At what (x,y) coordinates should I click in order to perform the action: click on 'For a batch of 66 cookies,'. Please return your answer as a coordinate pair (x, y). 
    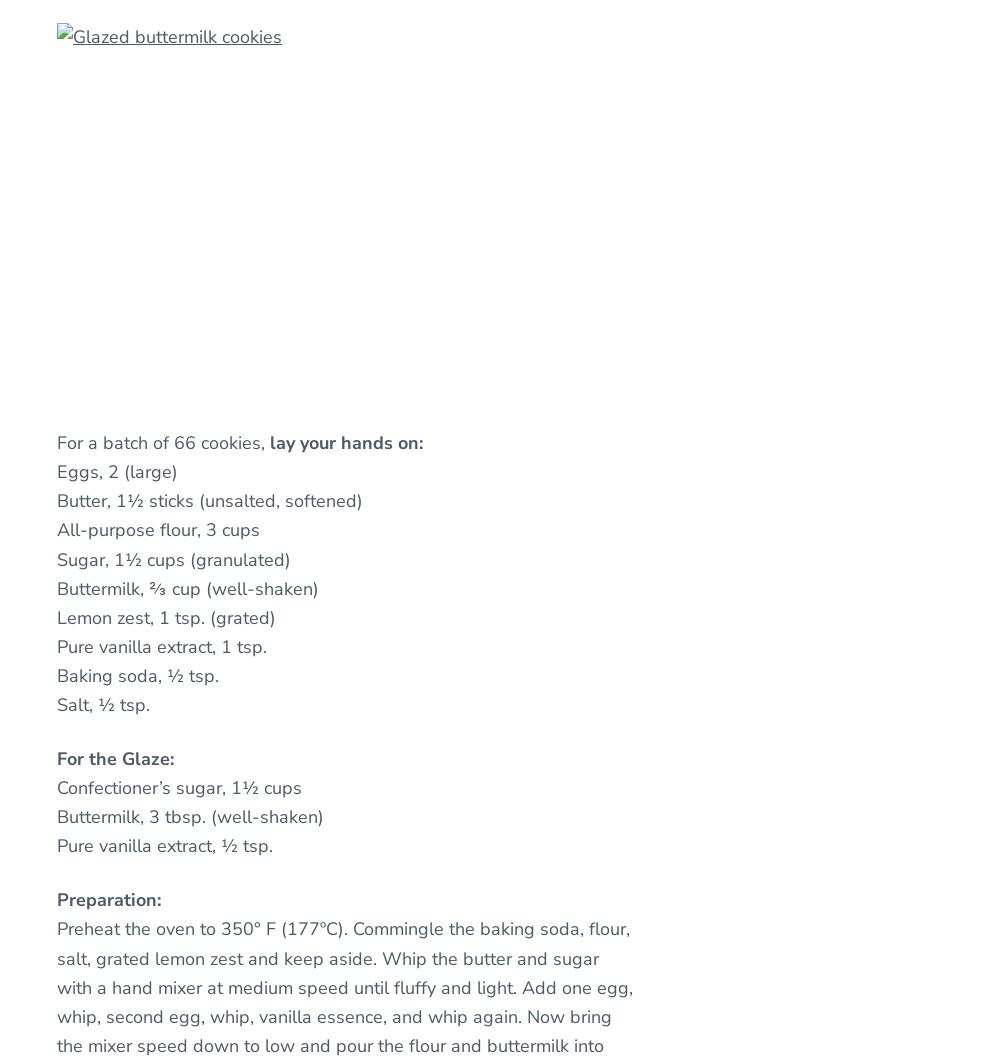
    Looking at the image, I should click on (163, 442).